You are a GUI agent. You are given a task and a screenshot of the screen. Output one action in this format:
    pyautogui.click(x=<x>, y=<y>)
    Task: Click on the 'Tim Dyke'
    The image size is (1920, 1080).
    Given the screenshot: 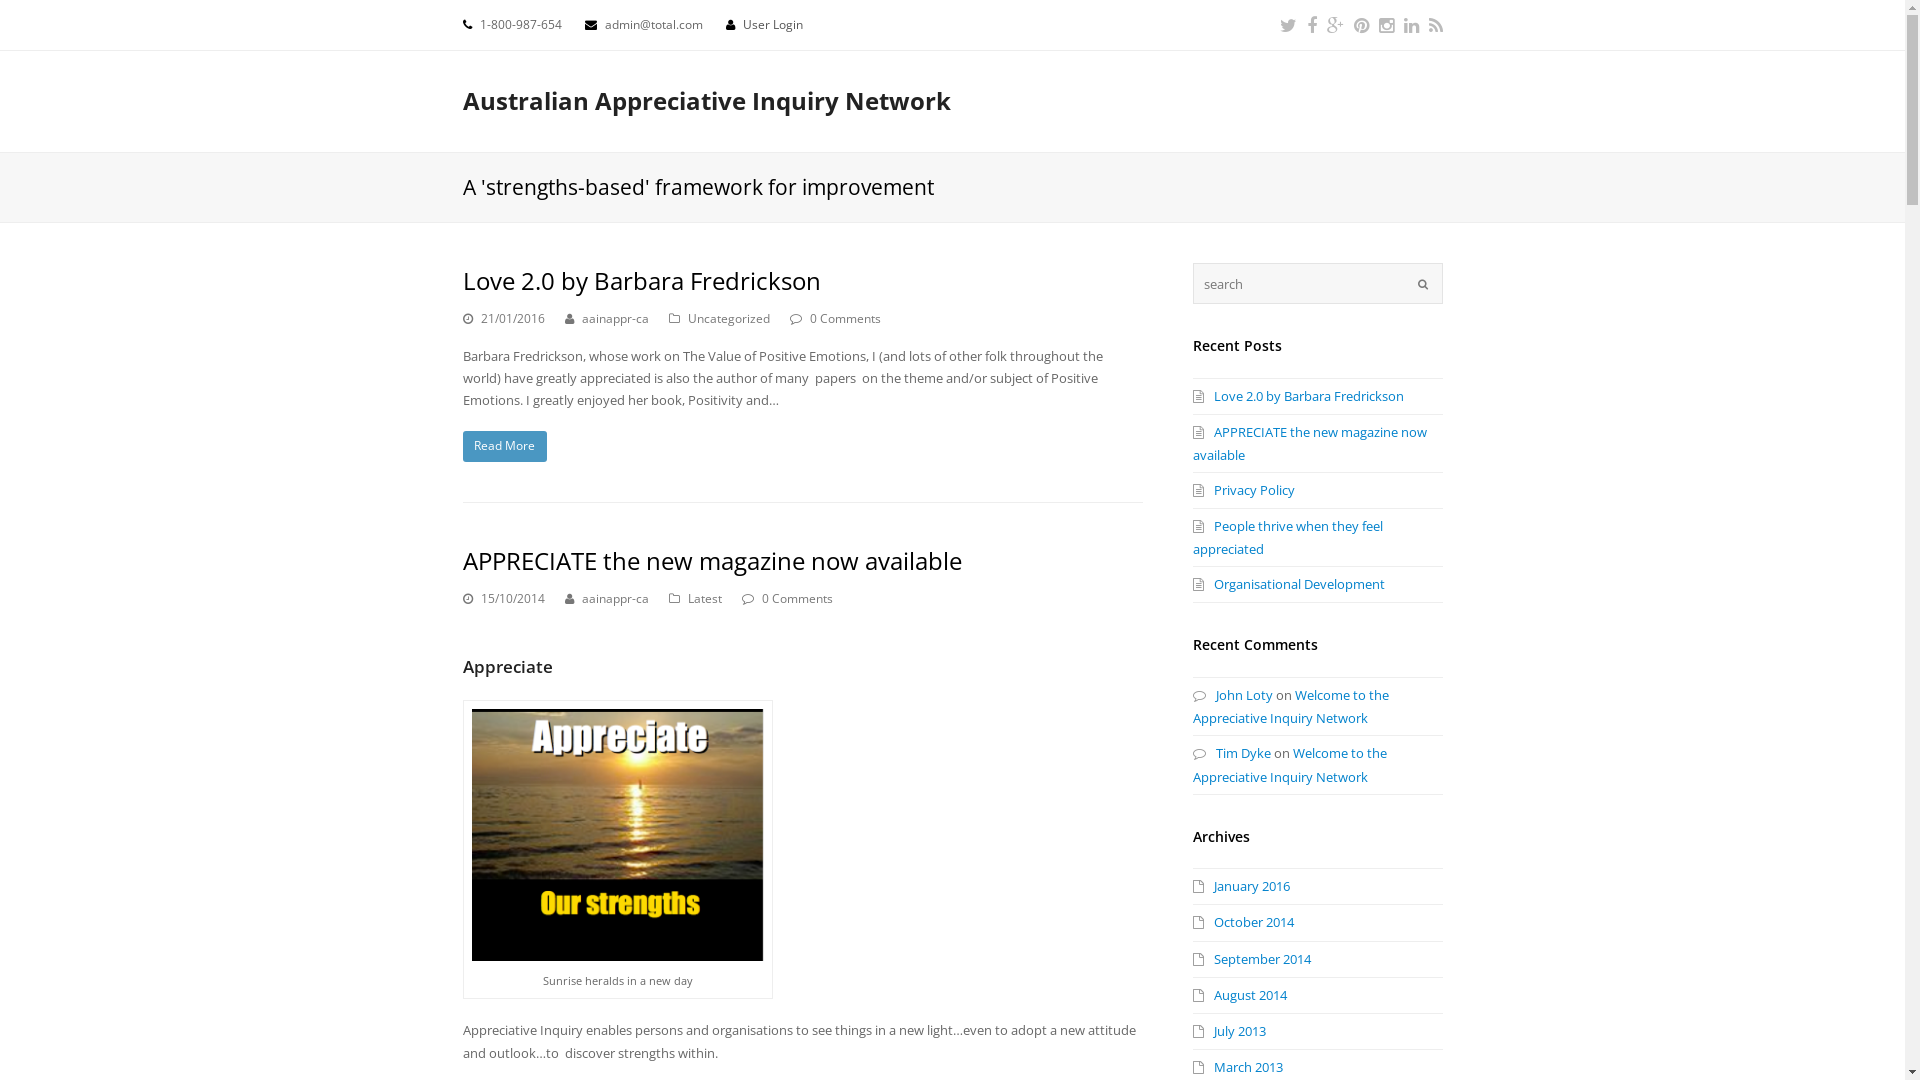 What is the action you would take?
    pyautogui.click(x=1229, y=752)
    